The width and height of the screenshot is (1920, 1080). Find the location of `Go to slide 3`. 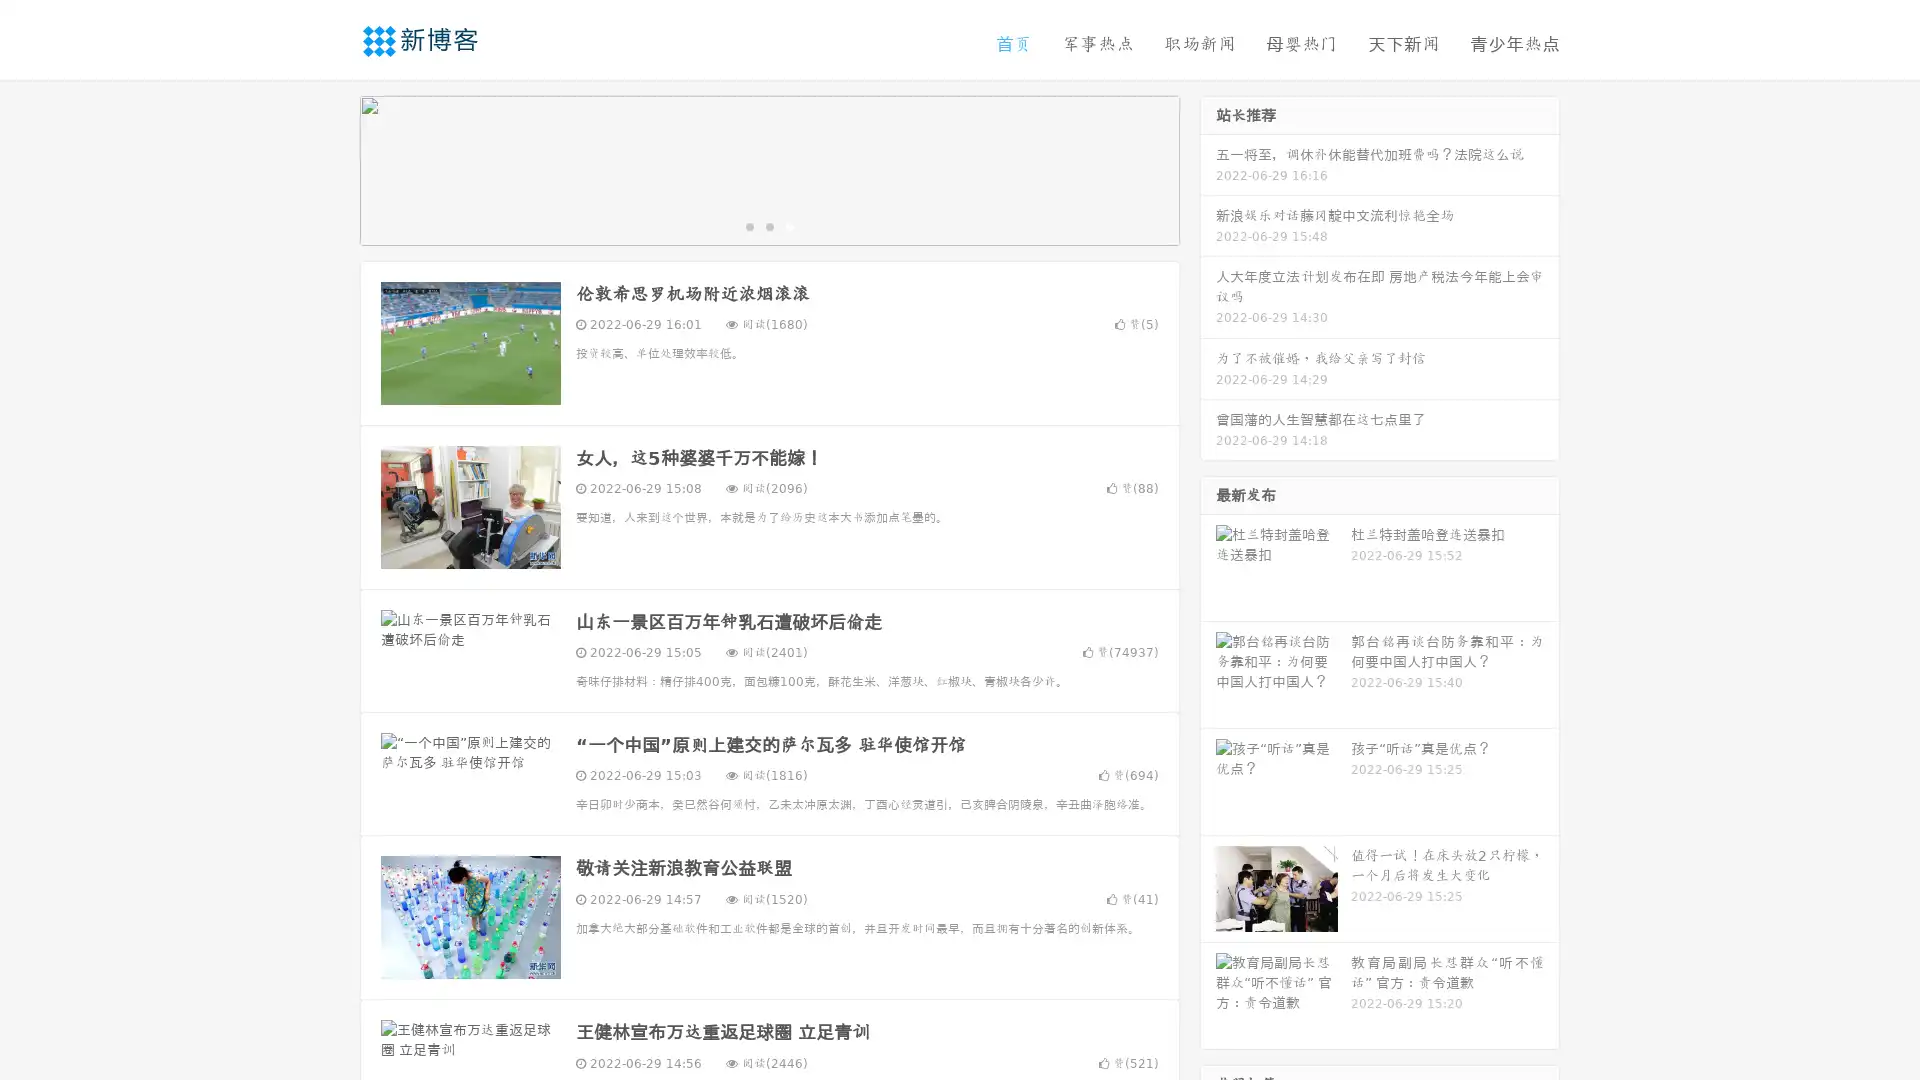

Go to slide 3 is located at coordinates (789, 225).